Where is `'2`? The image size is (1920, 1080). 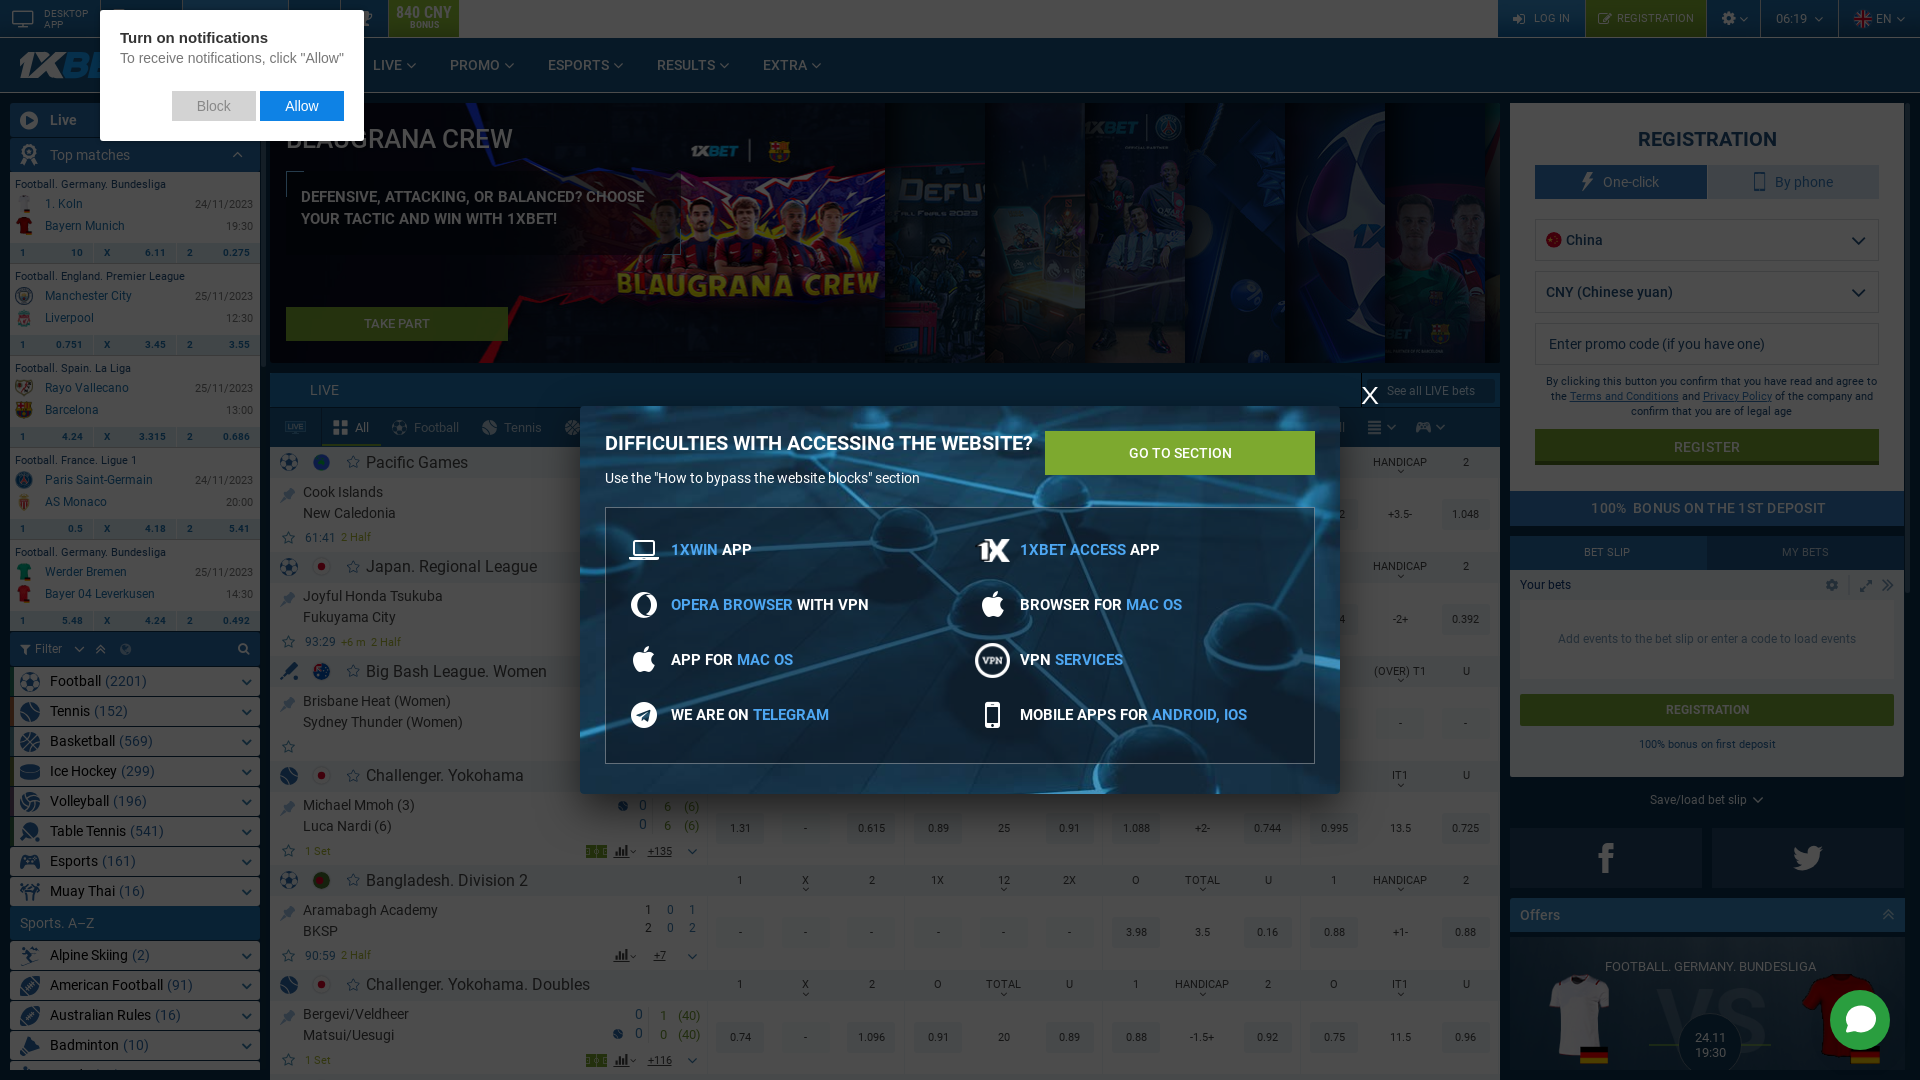 '2 is located at coordinates (218, 252).